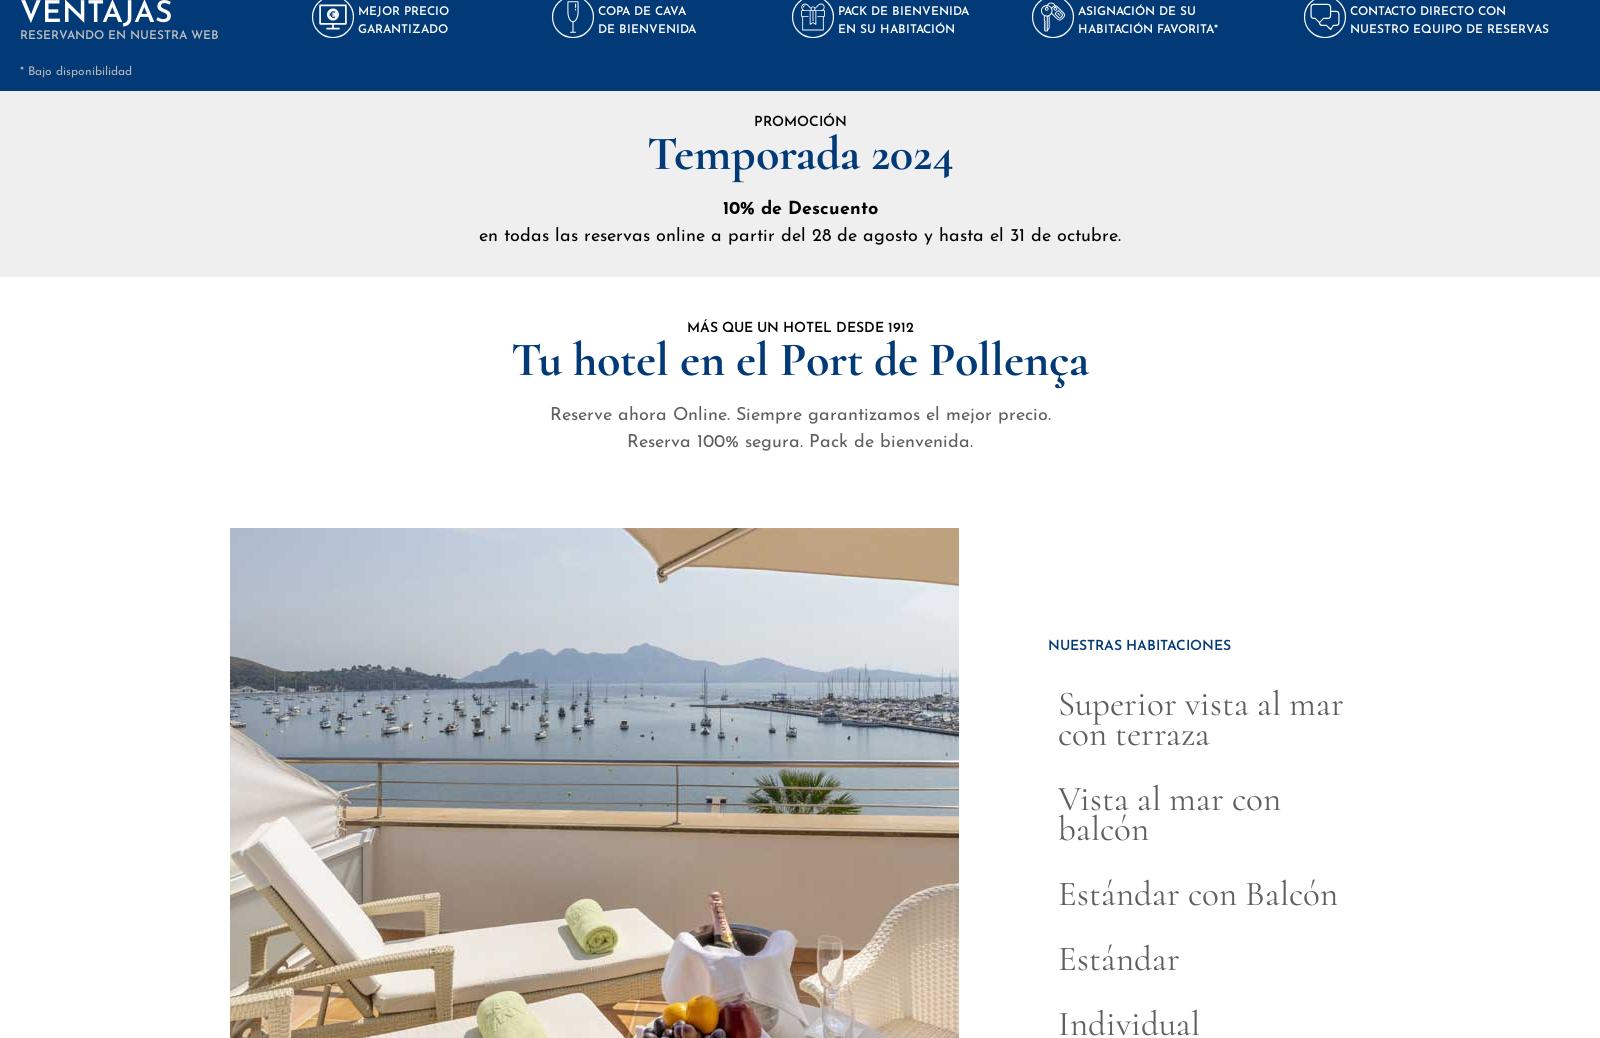  I want to click on '* Bajo disponibilidad', so click(75, 71).